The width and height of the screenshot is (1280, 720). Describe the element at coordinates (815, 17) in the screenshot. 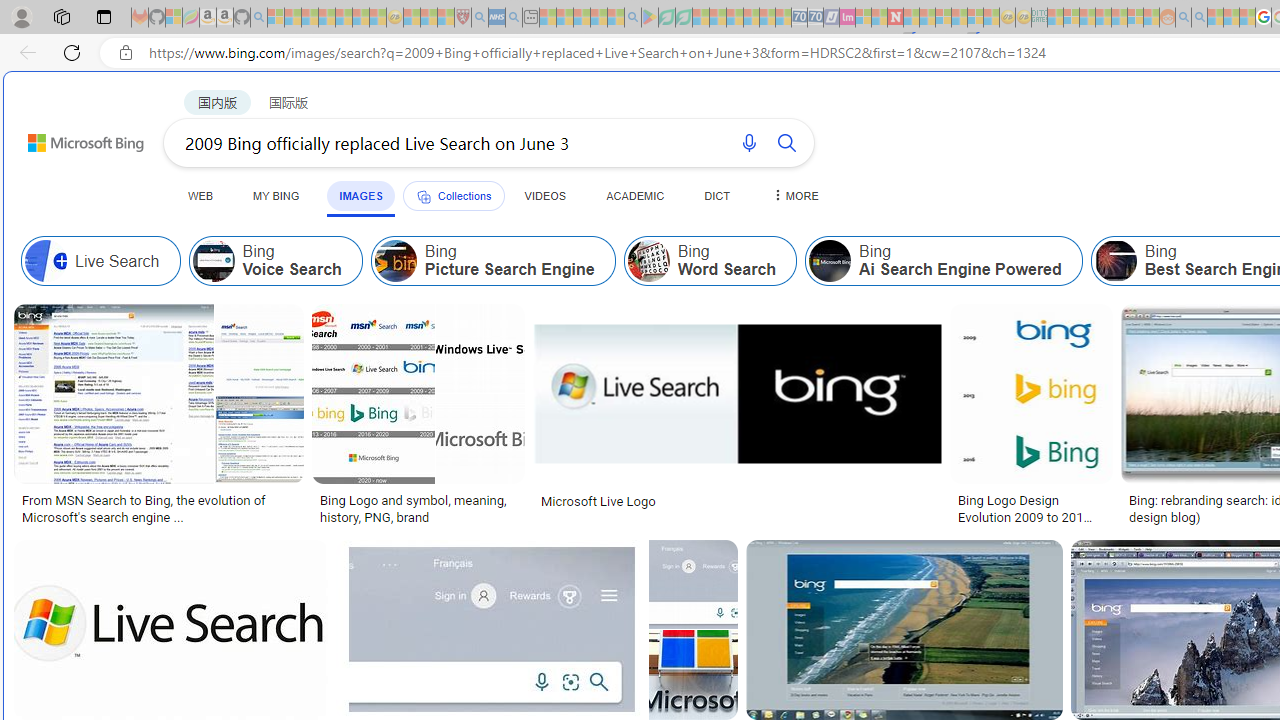

I see `'Cheap Hotels - Save70.com - Sleeping'` at that location.